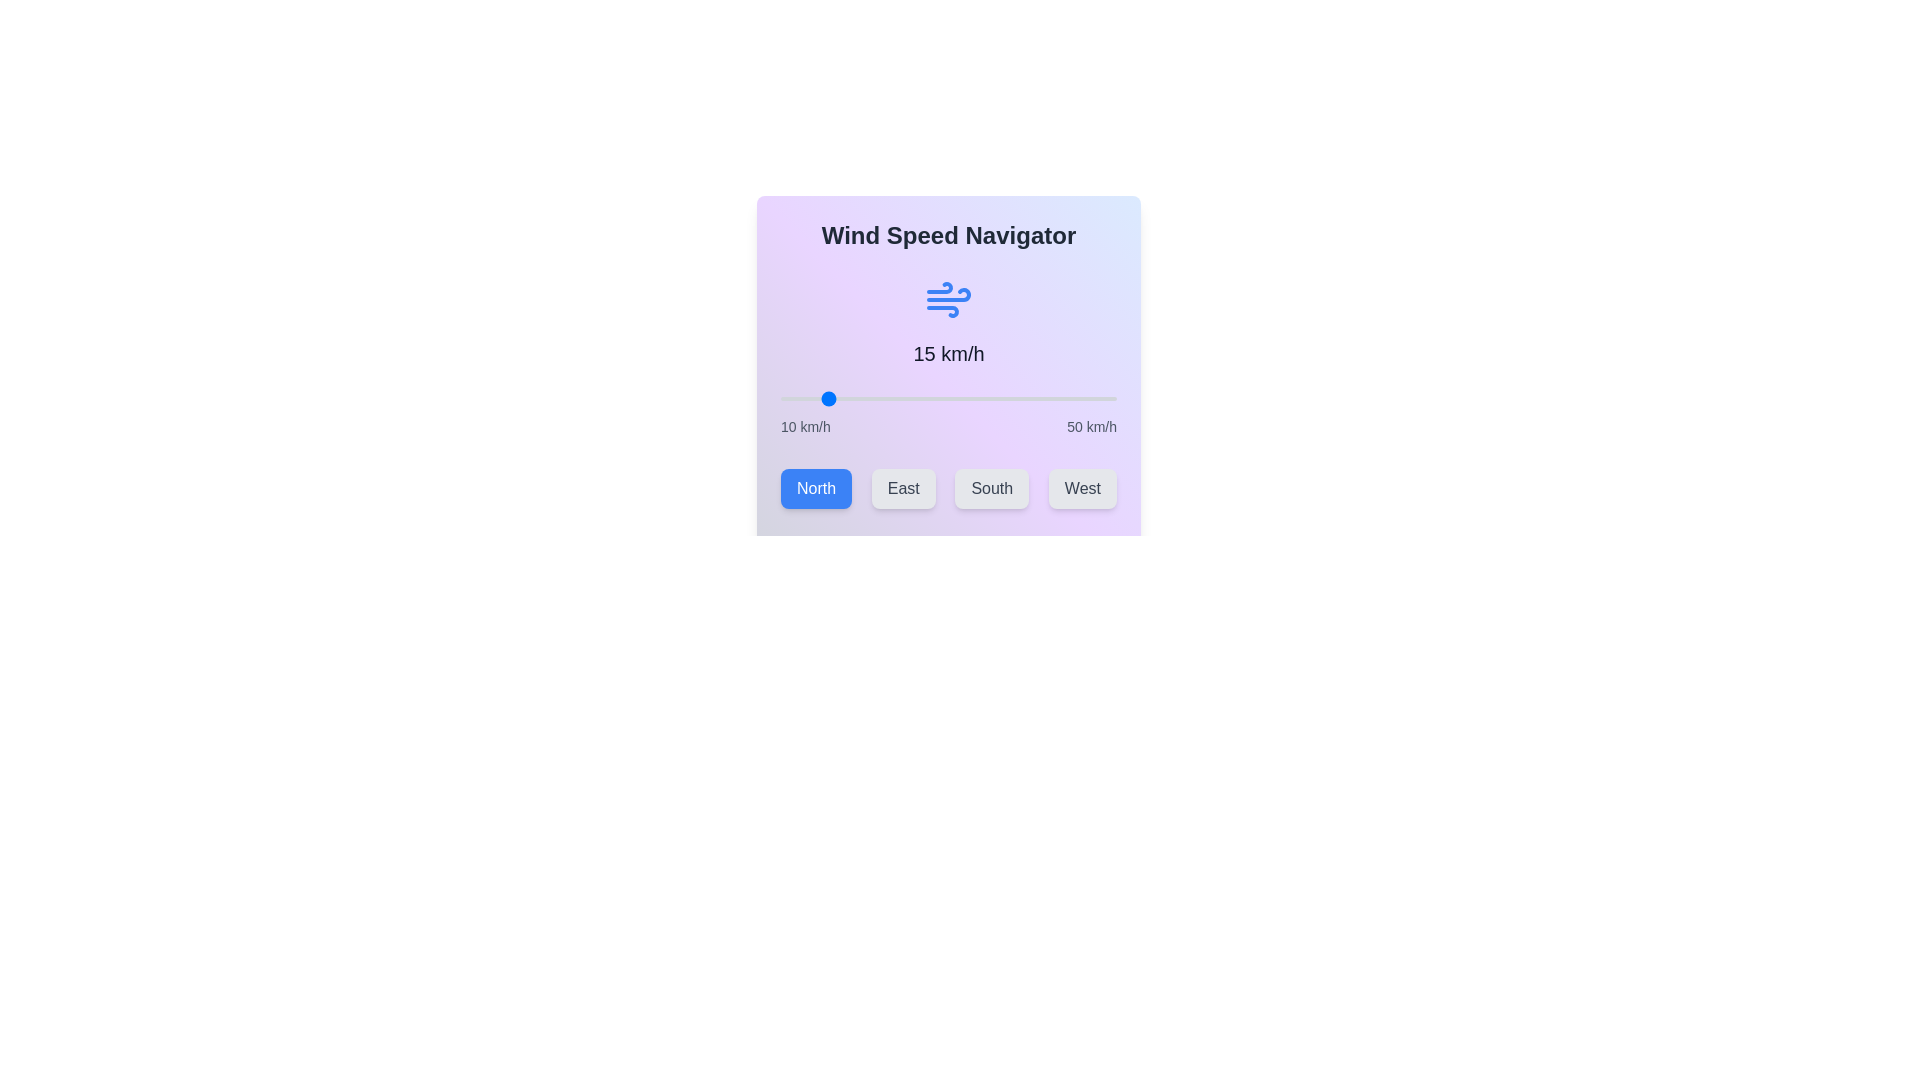 The width and height of the screenshot is (1920, 1080). I want to click on the wind speed to 29 km/h using the slider, so click(939, 398).